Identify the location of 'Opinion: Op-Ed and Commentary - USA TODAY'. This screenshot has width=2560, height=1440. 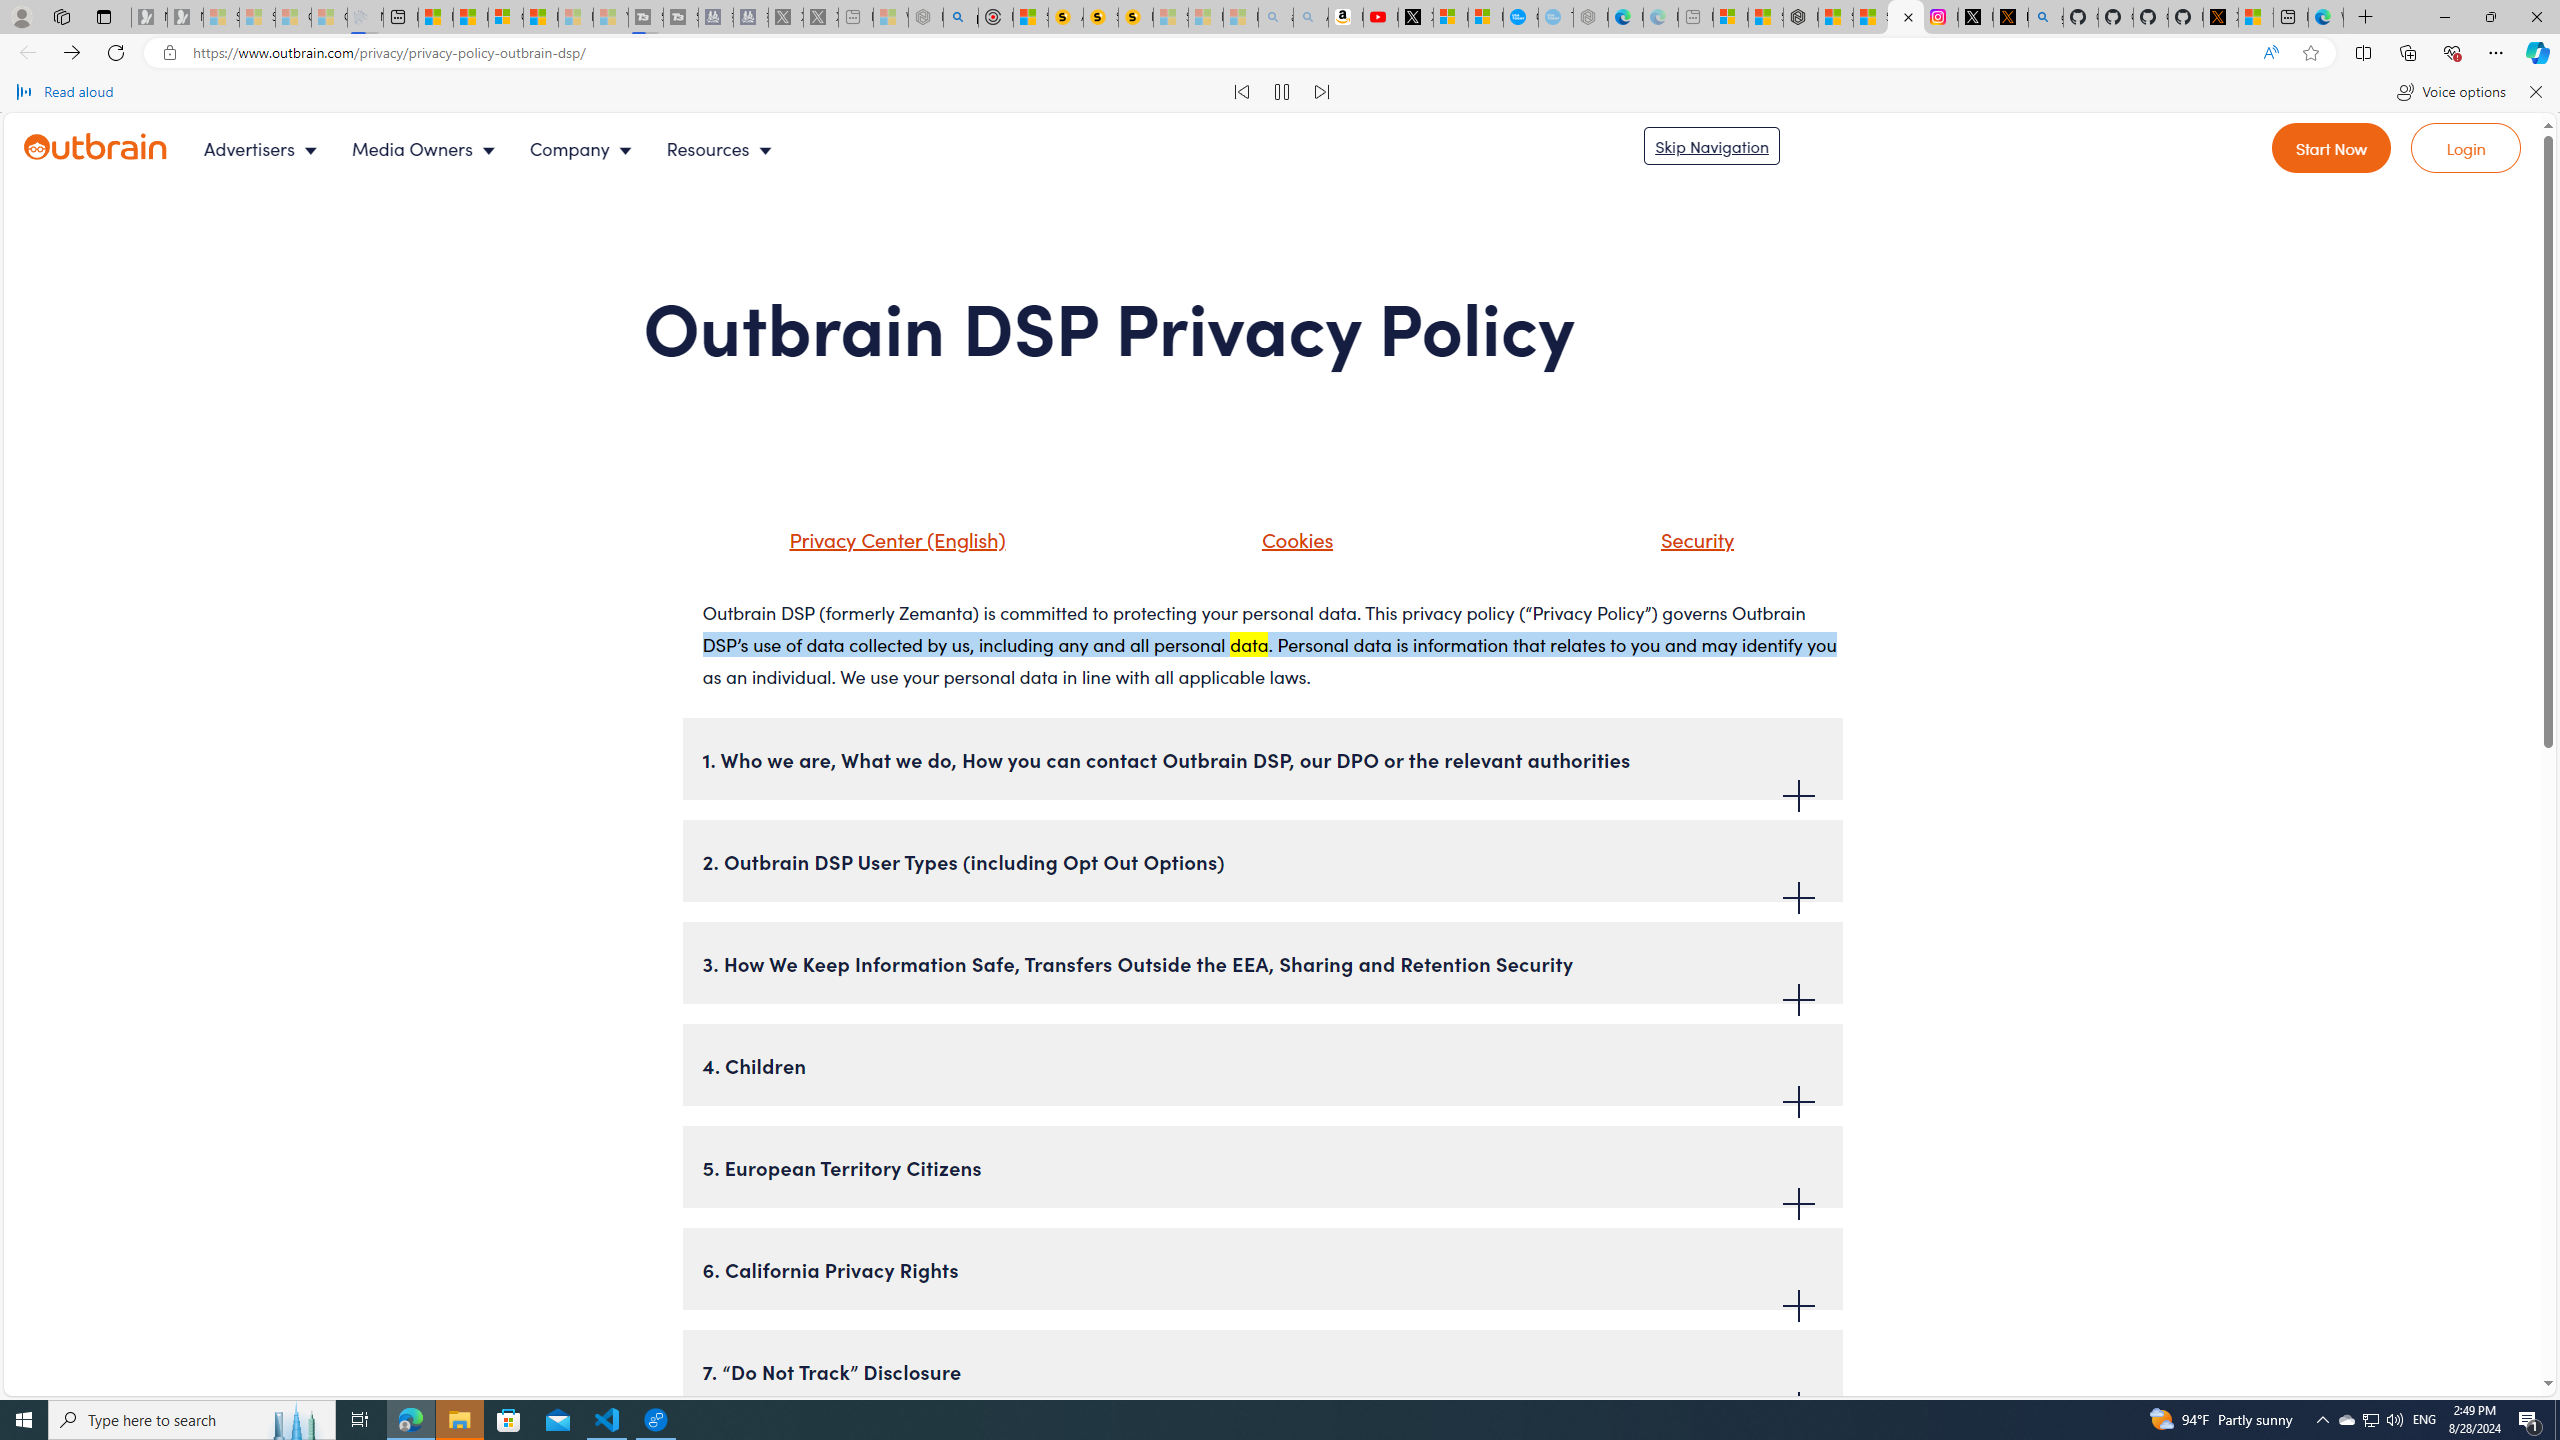
(1520, 16).